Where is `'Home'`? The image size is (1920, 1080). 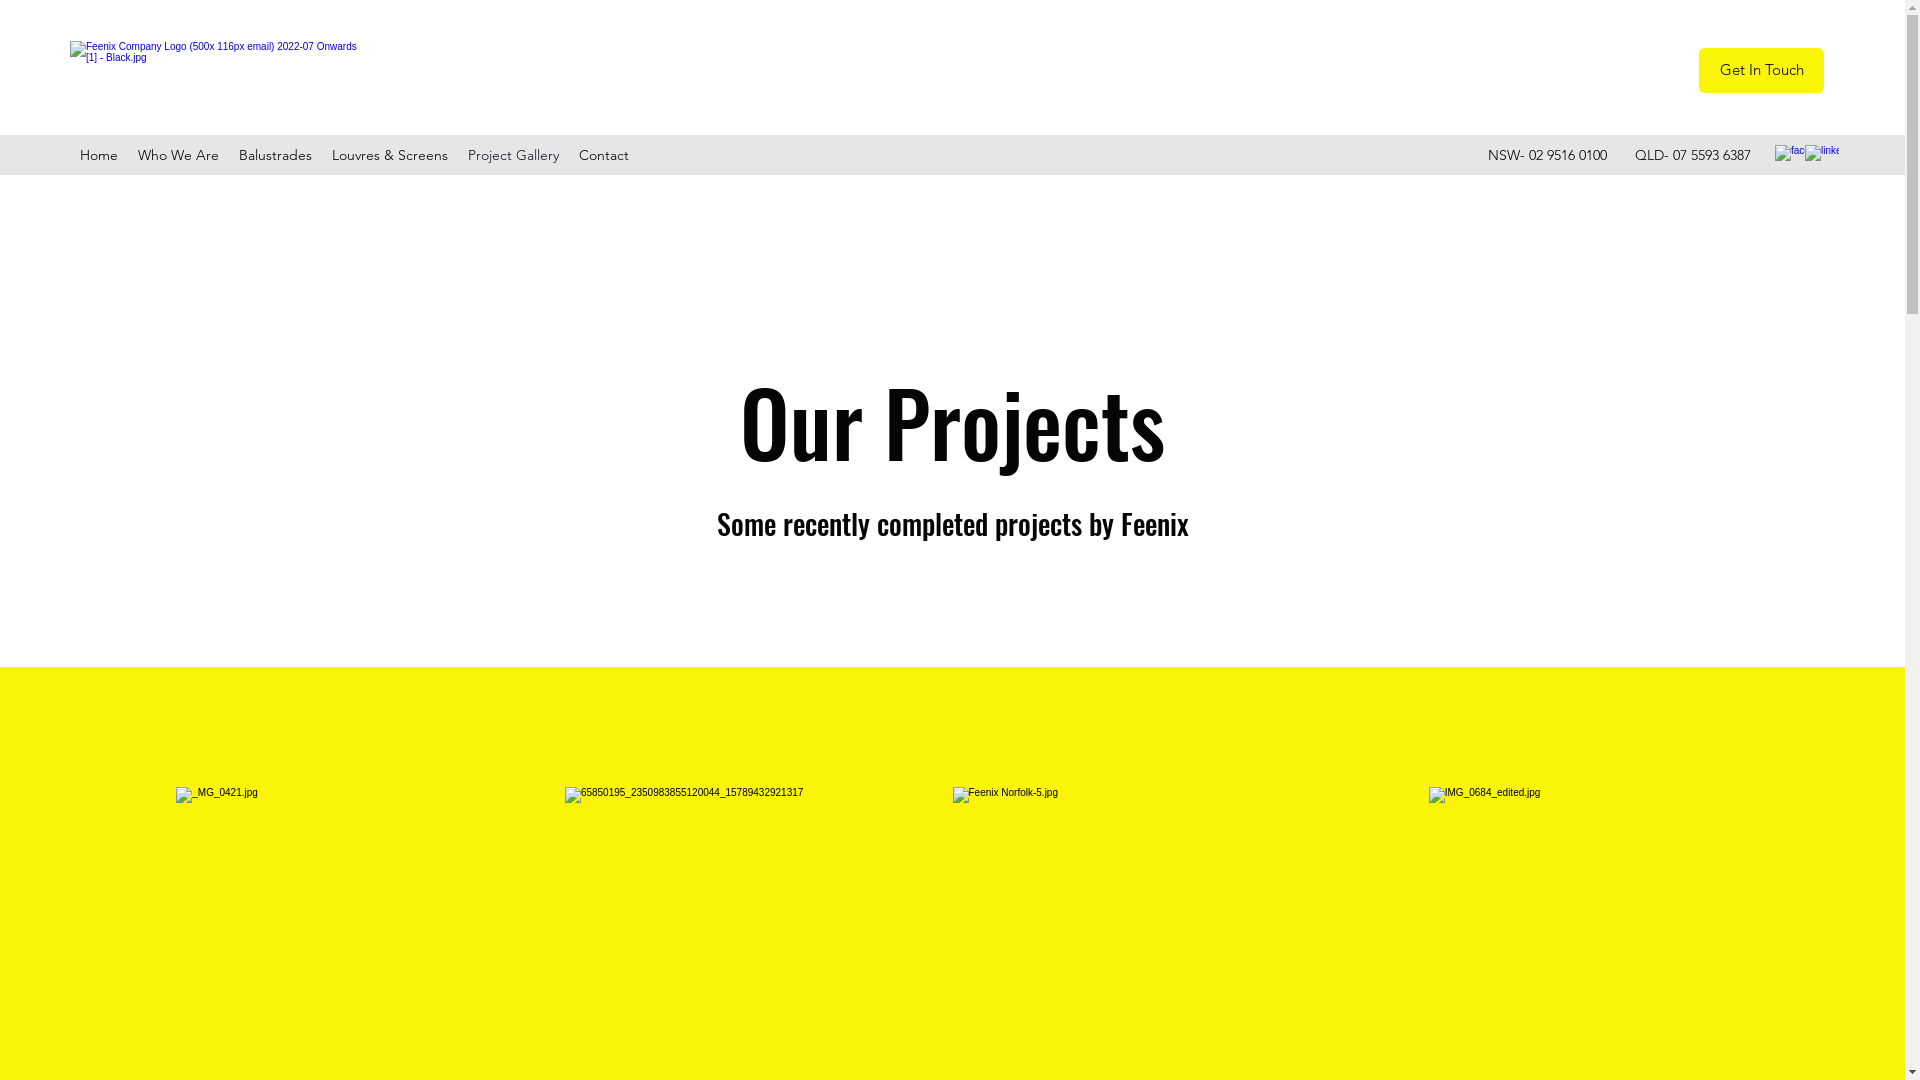 'Home' is located at coordinates (70, 153).